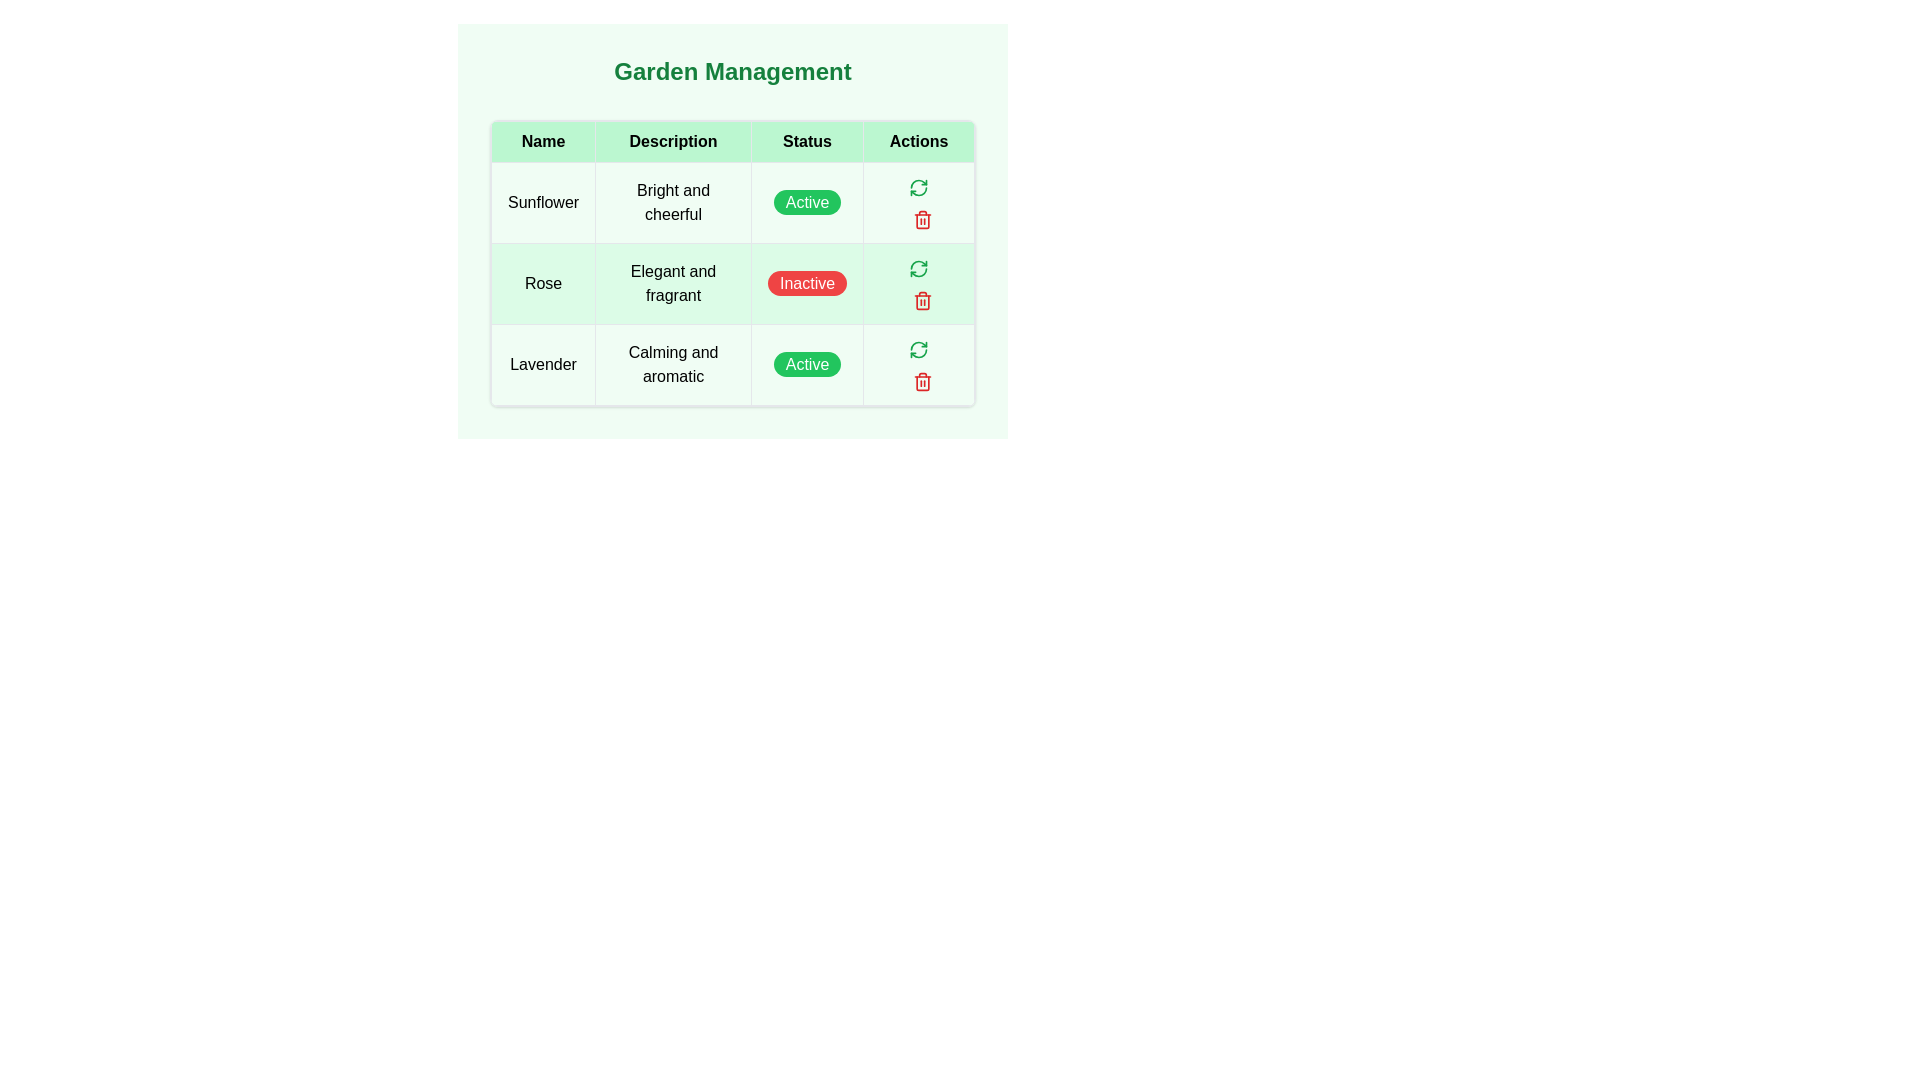 The height and width of the screenshot is (1080, 1920). I want to click on the delete button located in the last column labeled 'Actions' for the row corresponding to 'Lavender', so click(922, 383).